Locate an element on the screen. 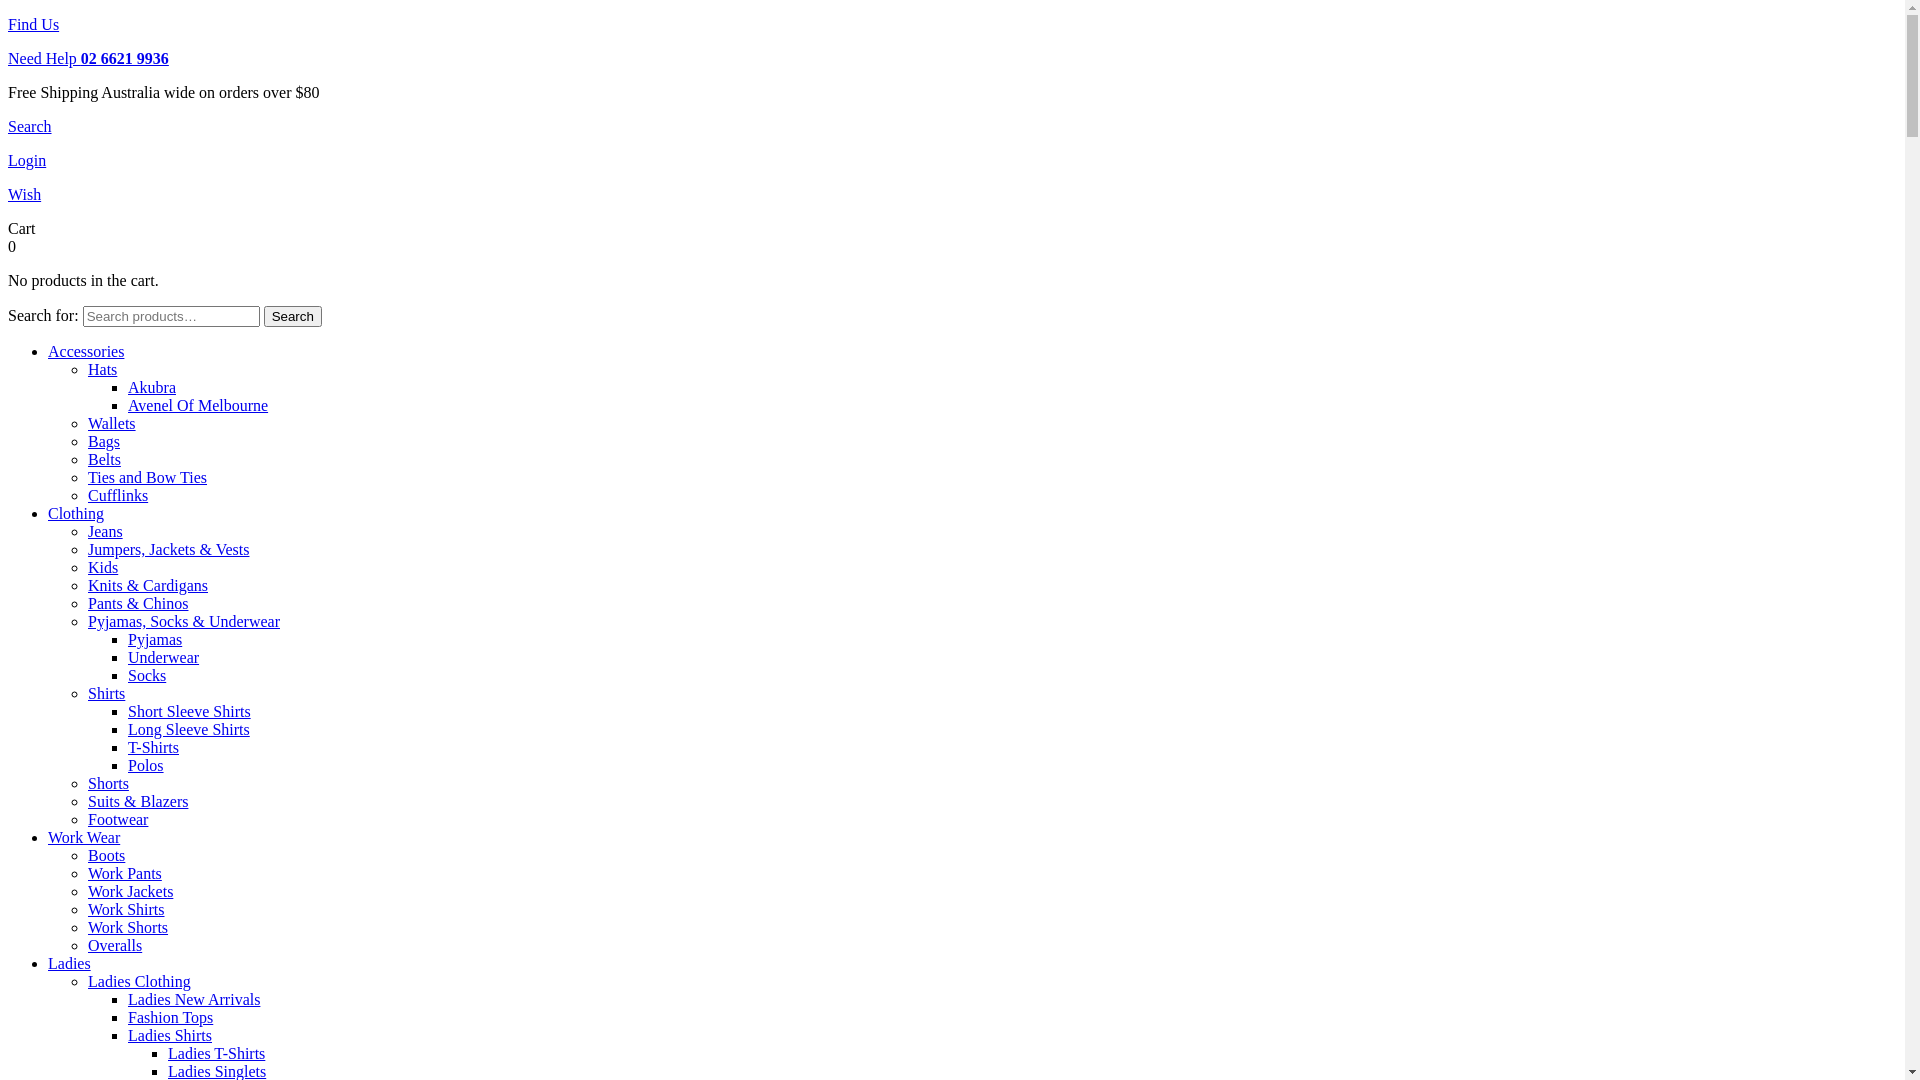 This screenshot has width=1920, height=1080. 'Ladies Clothing' is located at coordinates (138, 980).